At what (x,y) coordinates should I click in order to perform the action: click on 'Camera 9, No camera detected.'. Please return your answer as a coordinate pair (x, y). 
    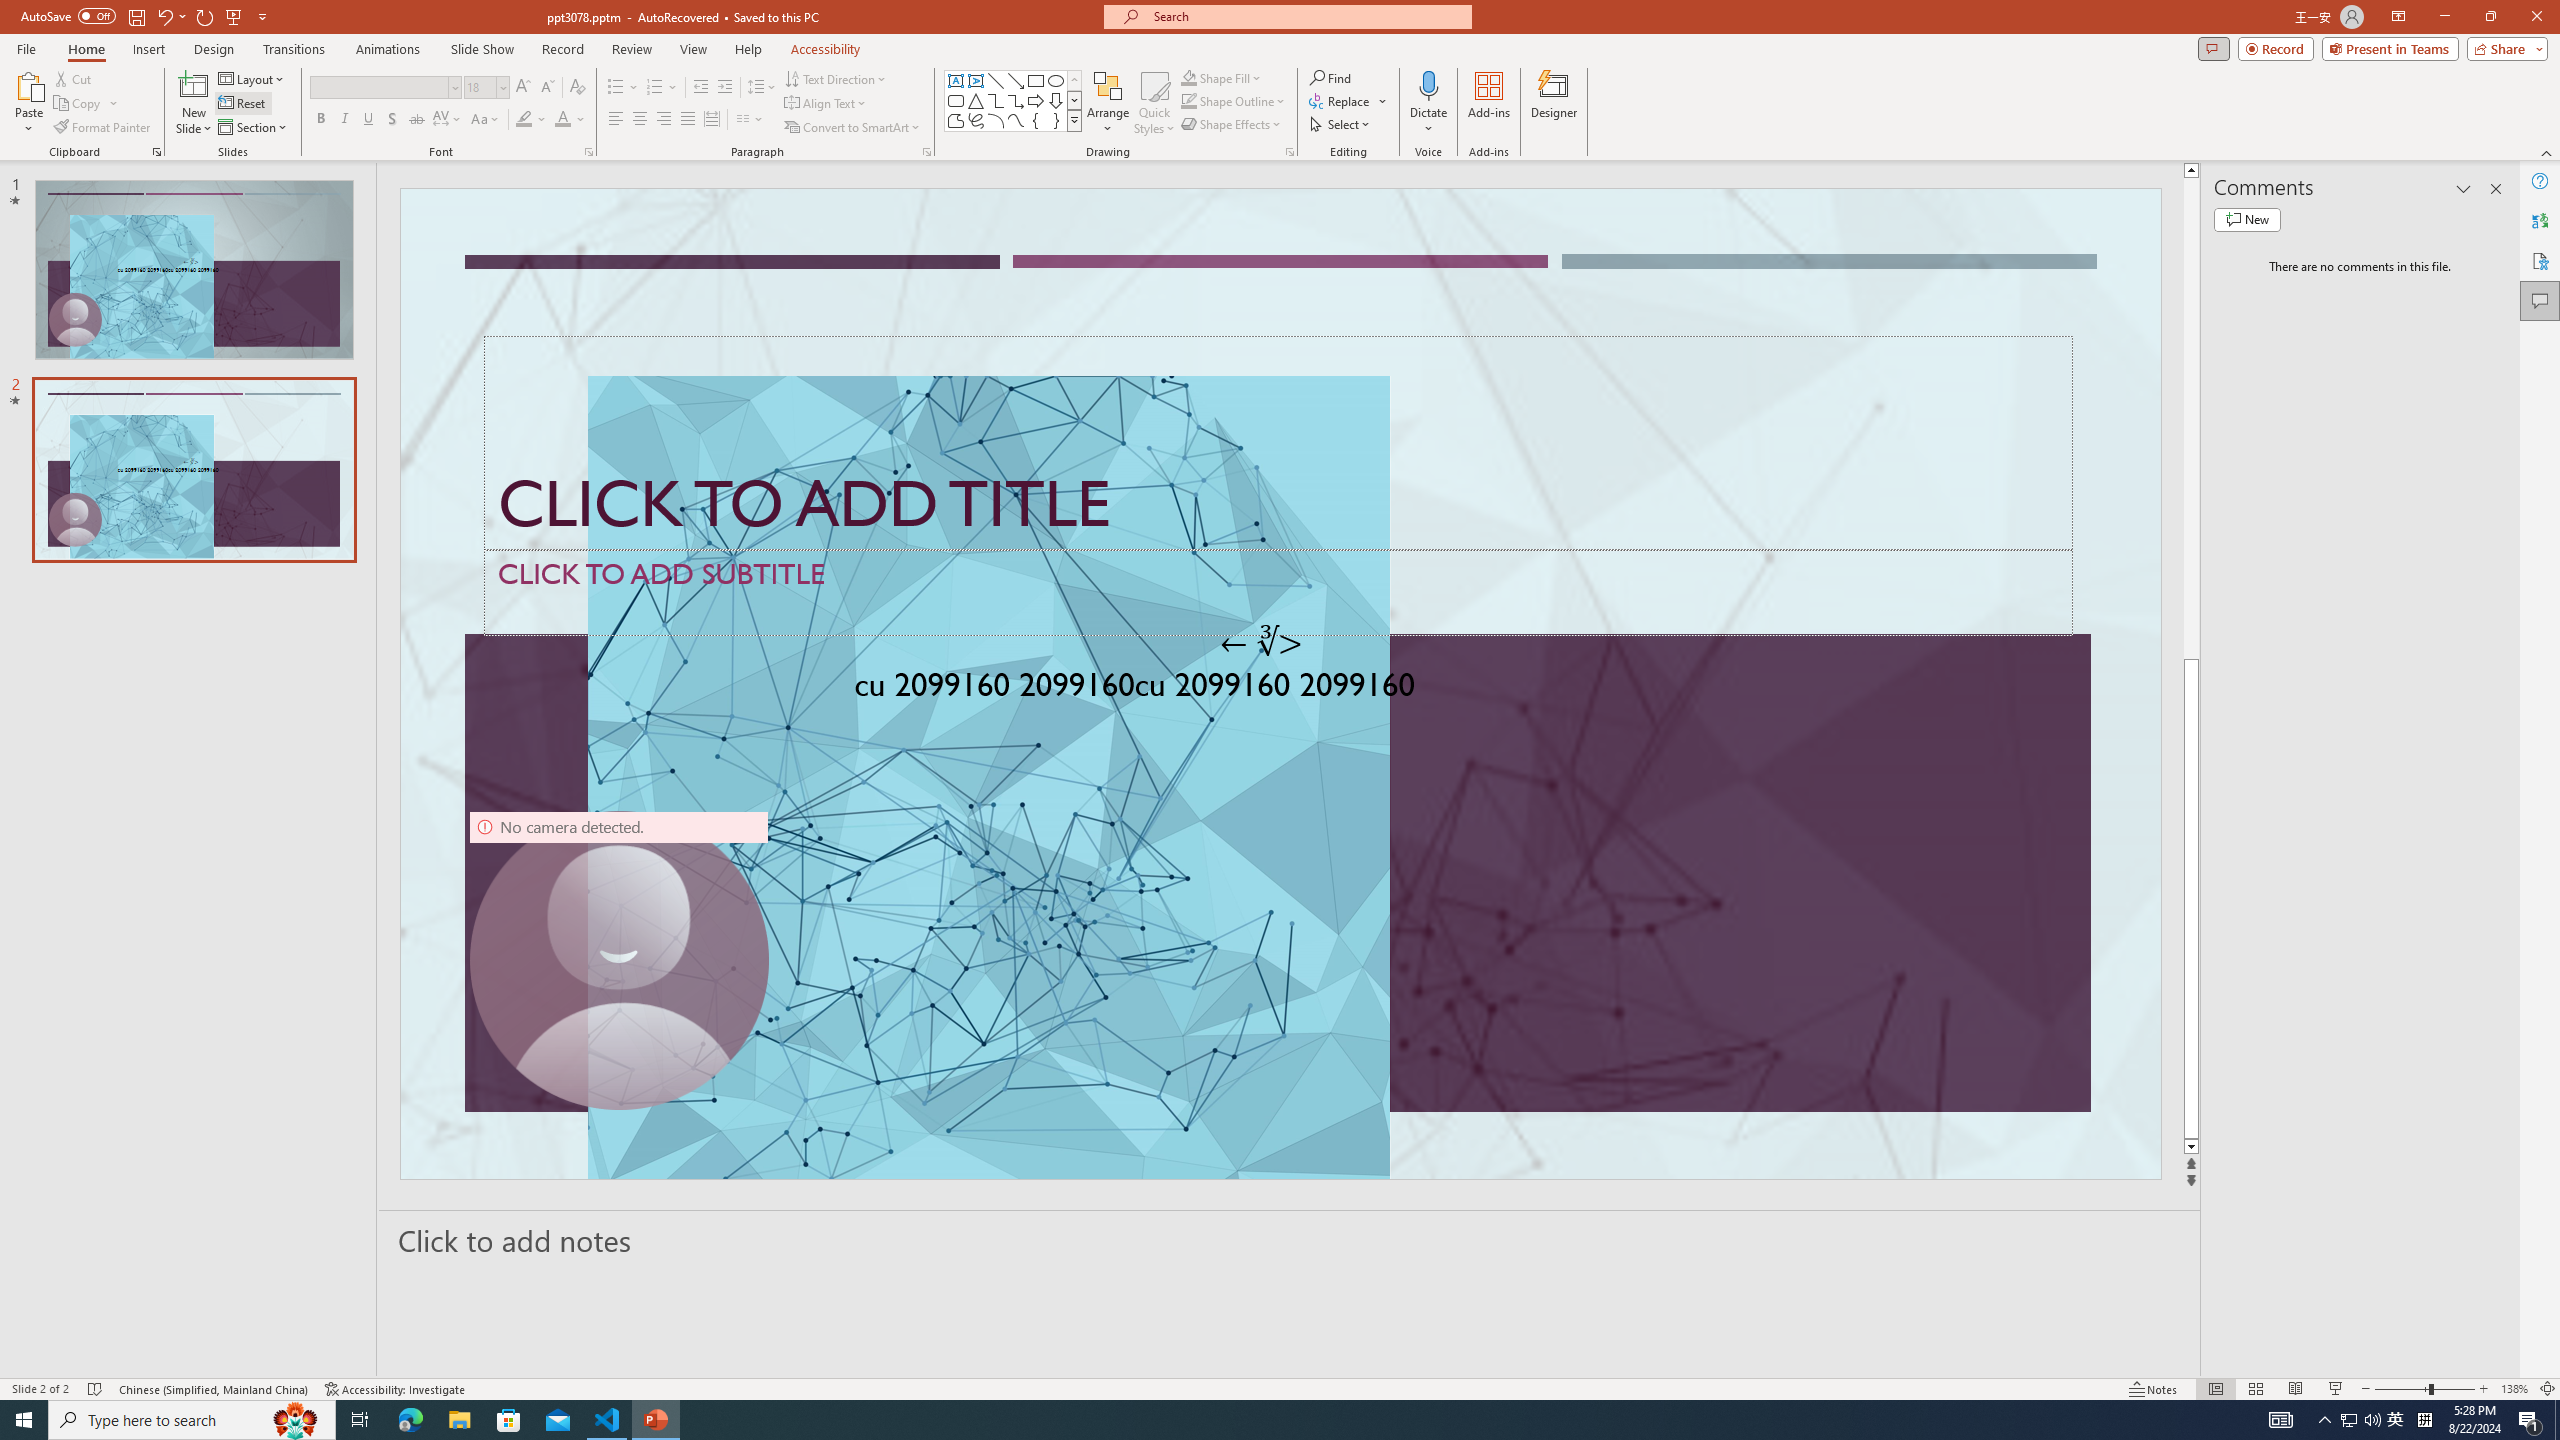
    Looking at the image, I should click on (619, 960).